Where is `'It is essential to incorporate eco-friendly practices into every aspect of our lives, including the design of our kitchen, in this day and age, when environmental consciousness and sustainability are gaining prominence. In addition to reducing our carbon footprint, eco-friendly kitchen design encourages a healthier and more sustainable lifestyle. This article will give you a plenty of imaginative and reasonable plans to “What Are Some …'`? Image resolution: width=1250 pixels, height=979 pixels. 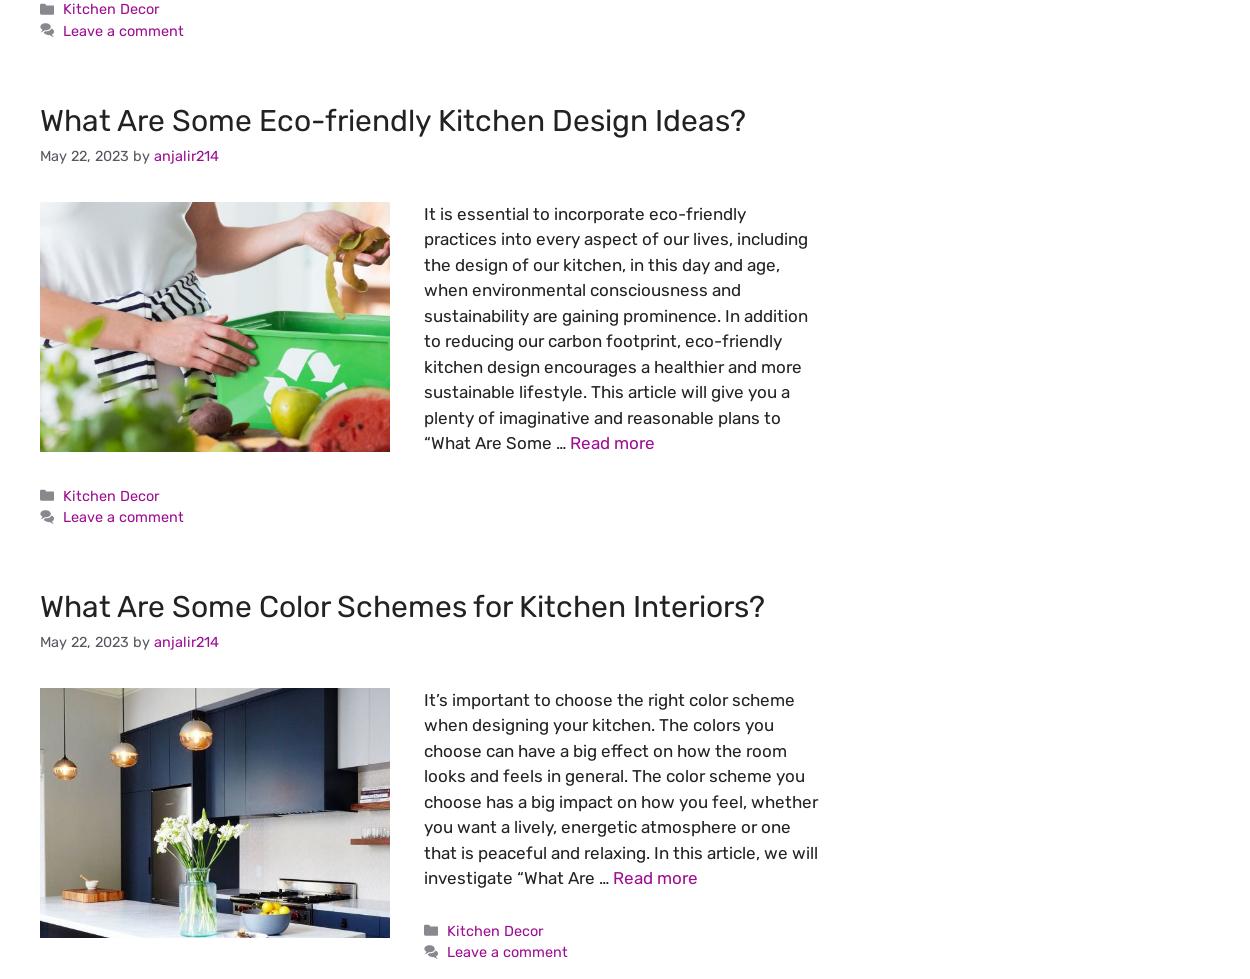 'It is essential to incorporate eco-friendly practices into every aspect of our lives, including the design of our kitchen, in this day and age, when environmental consciousness and sustainability are gaining prominence. In addition to reducing our carbon footprint, eco-friendly kitchen design encourages a healthier and more sustainable lifestyle. This article will give you a plenty of imaginative and reasonable plans to “What Are Some …' is located at coordinates (615, 327).